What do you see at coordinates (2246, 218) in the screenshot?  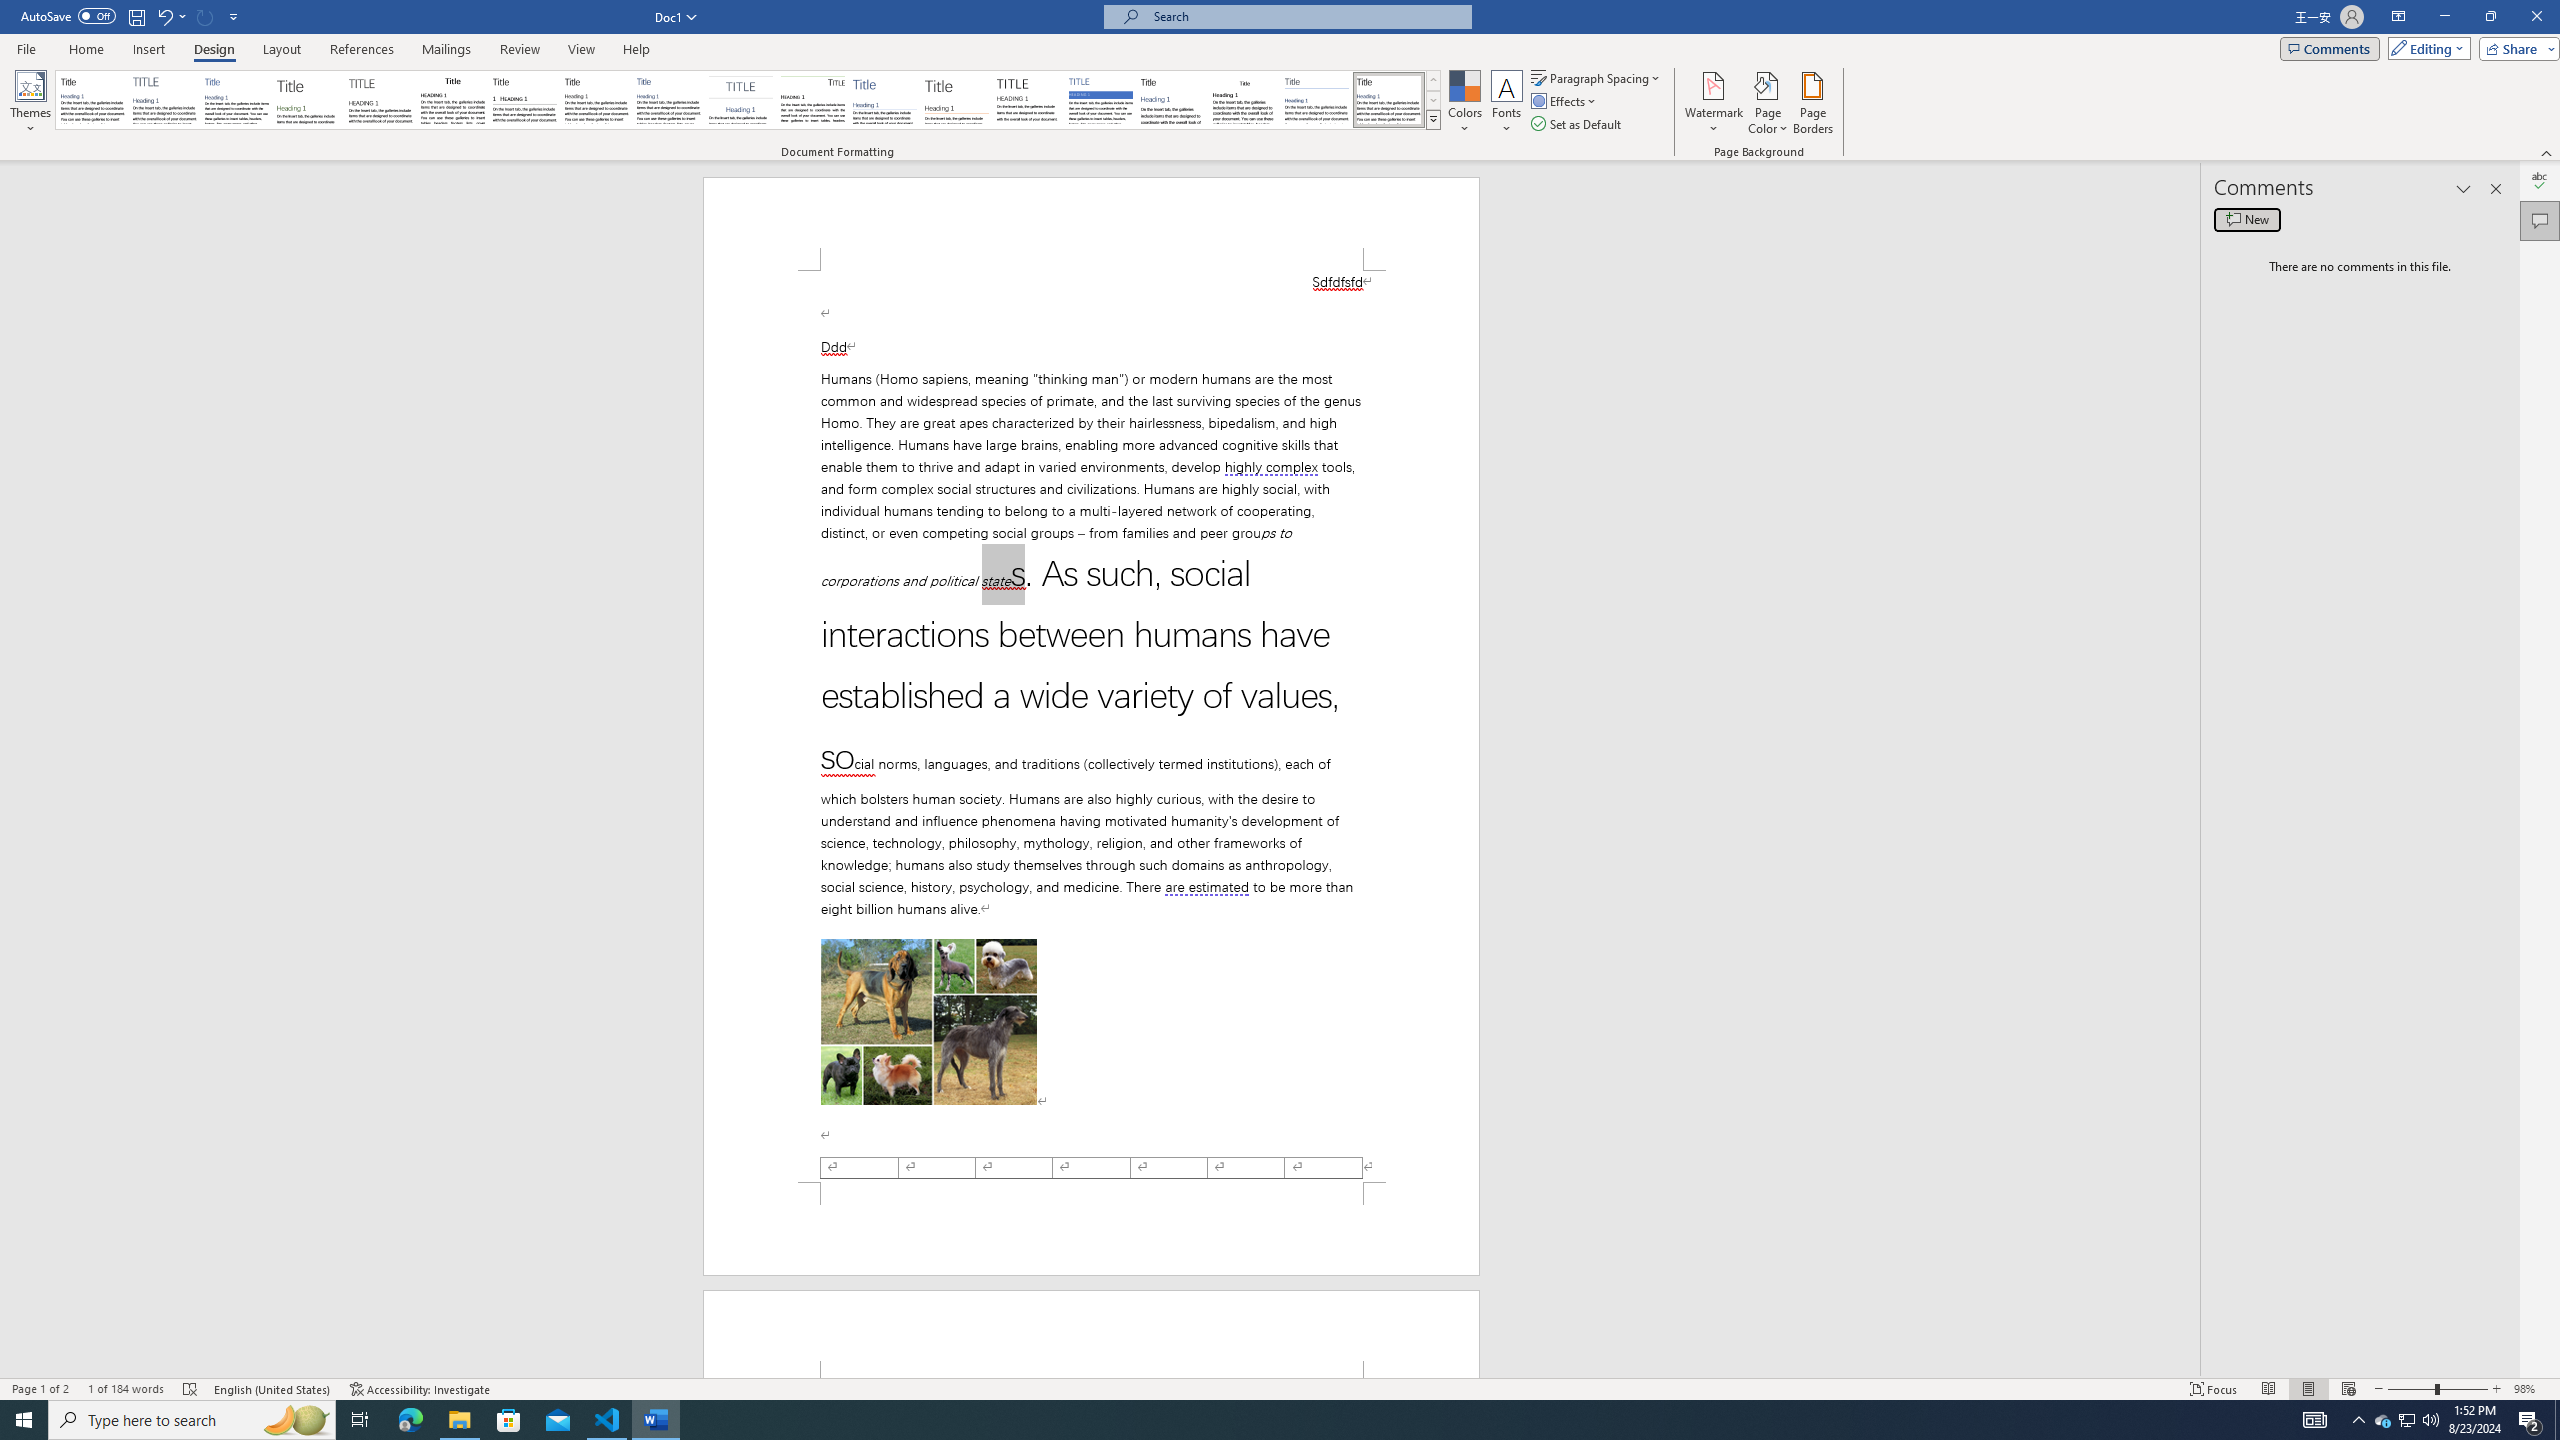 I see `'New comment'` at bounding box center [2246, 218].